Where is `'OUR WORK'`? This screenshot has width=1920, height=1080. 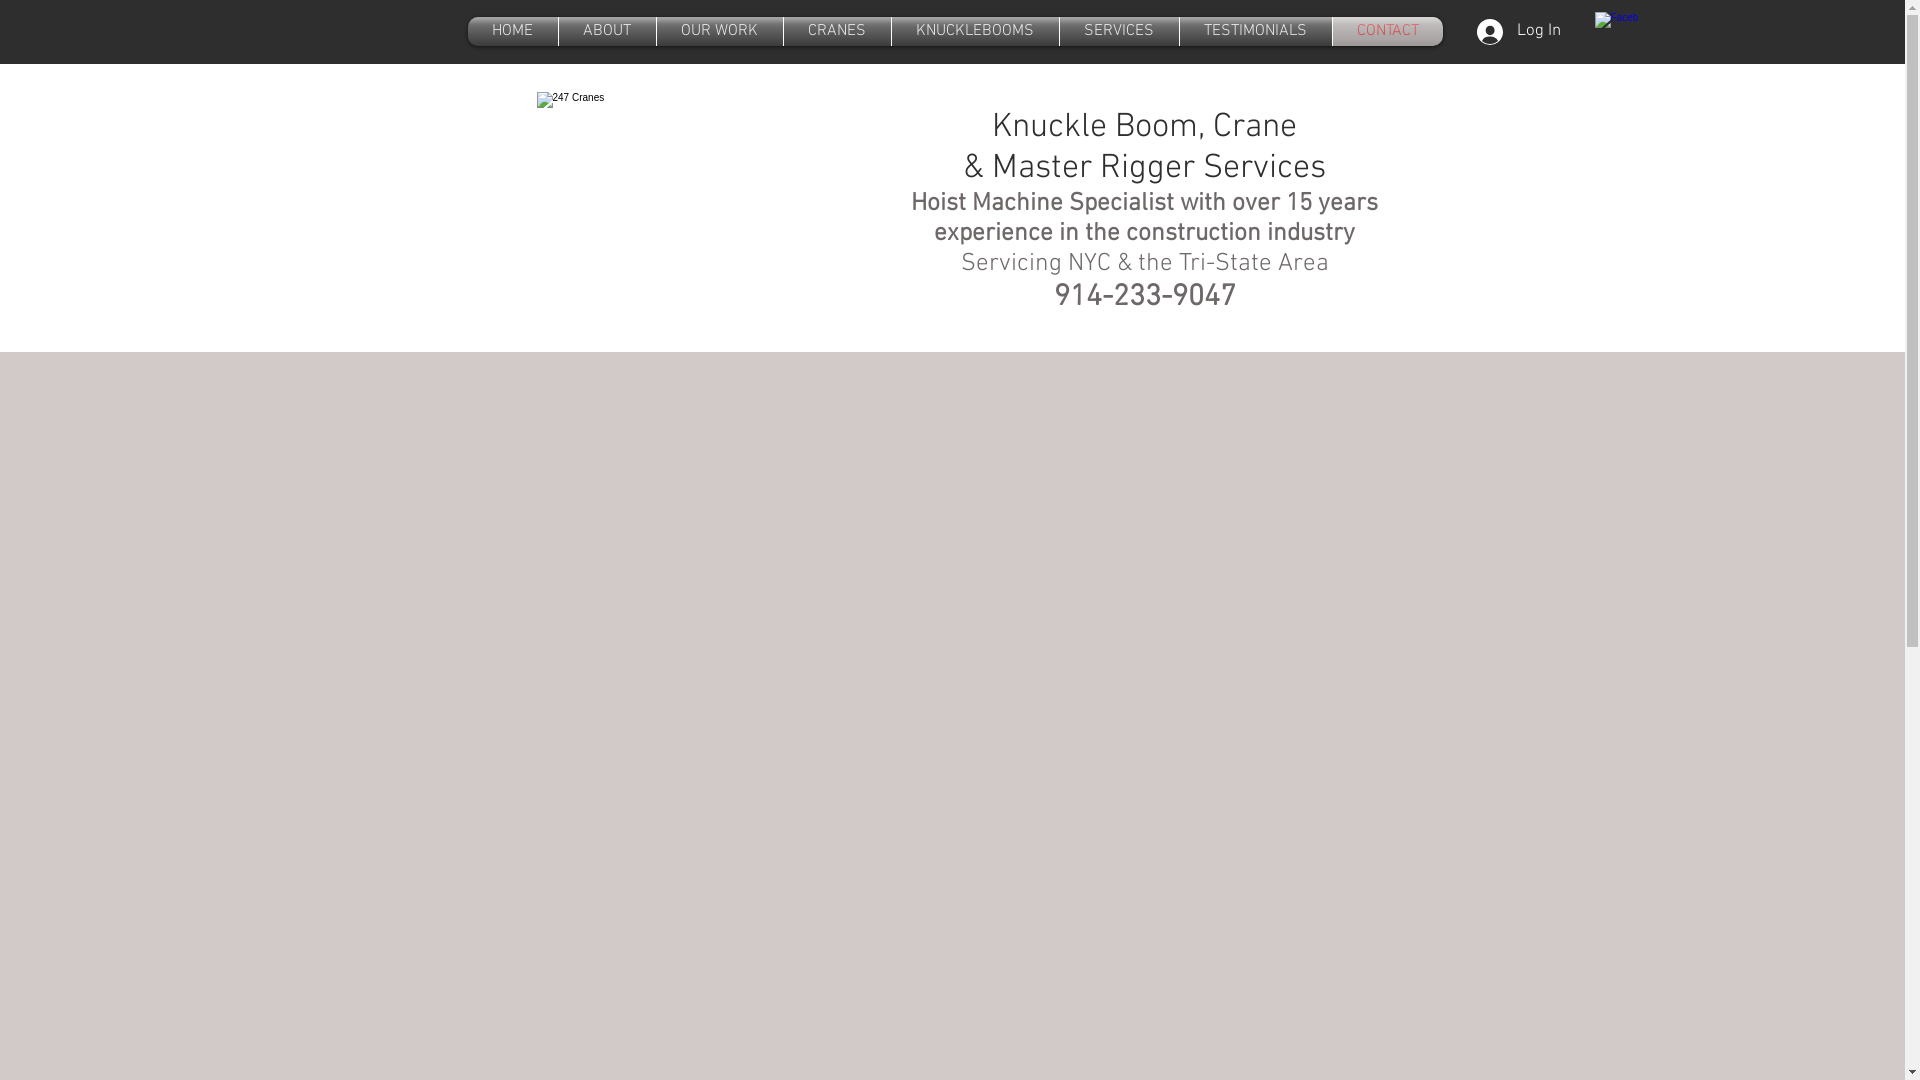 'OUR WORK' is located at coordinates (719, 31).